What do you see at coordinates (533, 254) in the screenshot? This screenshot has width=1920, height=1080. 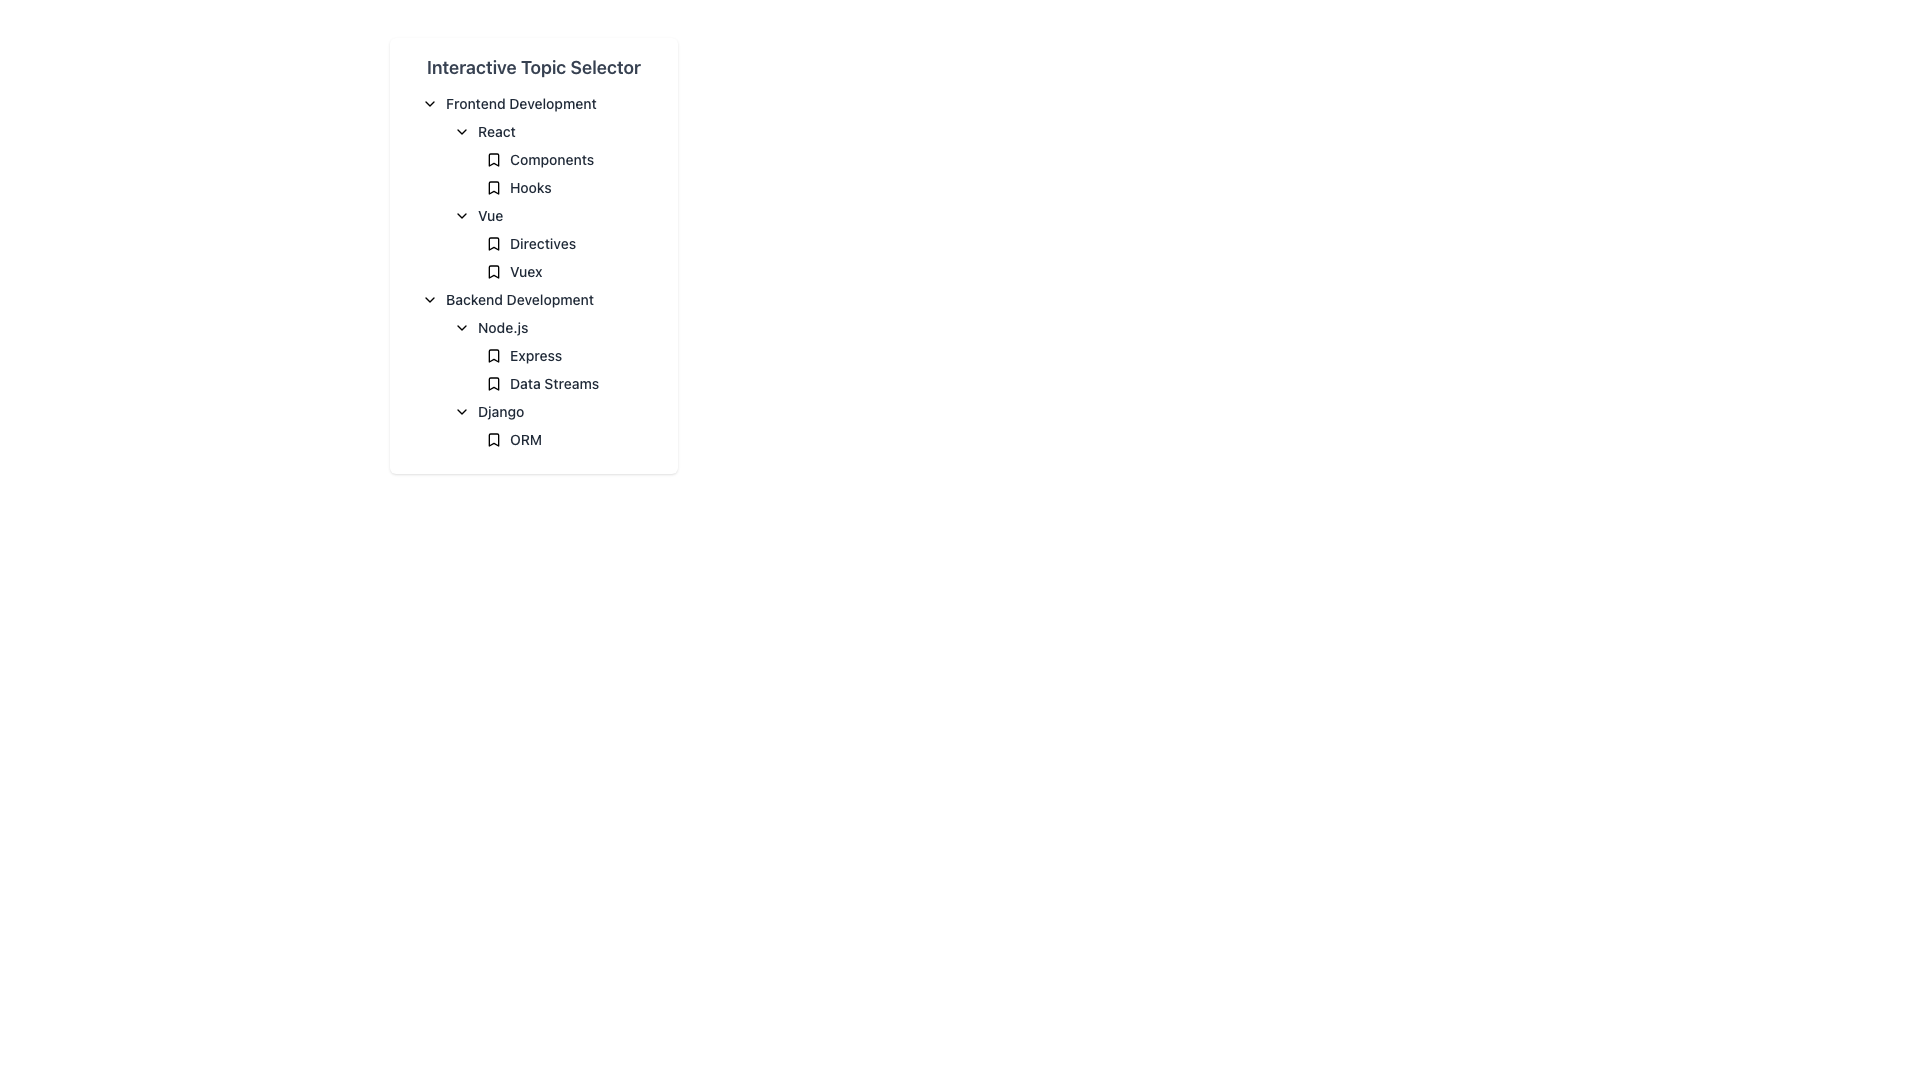 I see `a subtopic within the 'Interactive Topic Selector' collapsible list component` at bounding box center [533, 254].